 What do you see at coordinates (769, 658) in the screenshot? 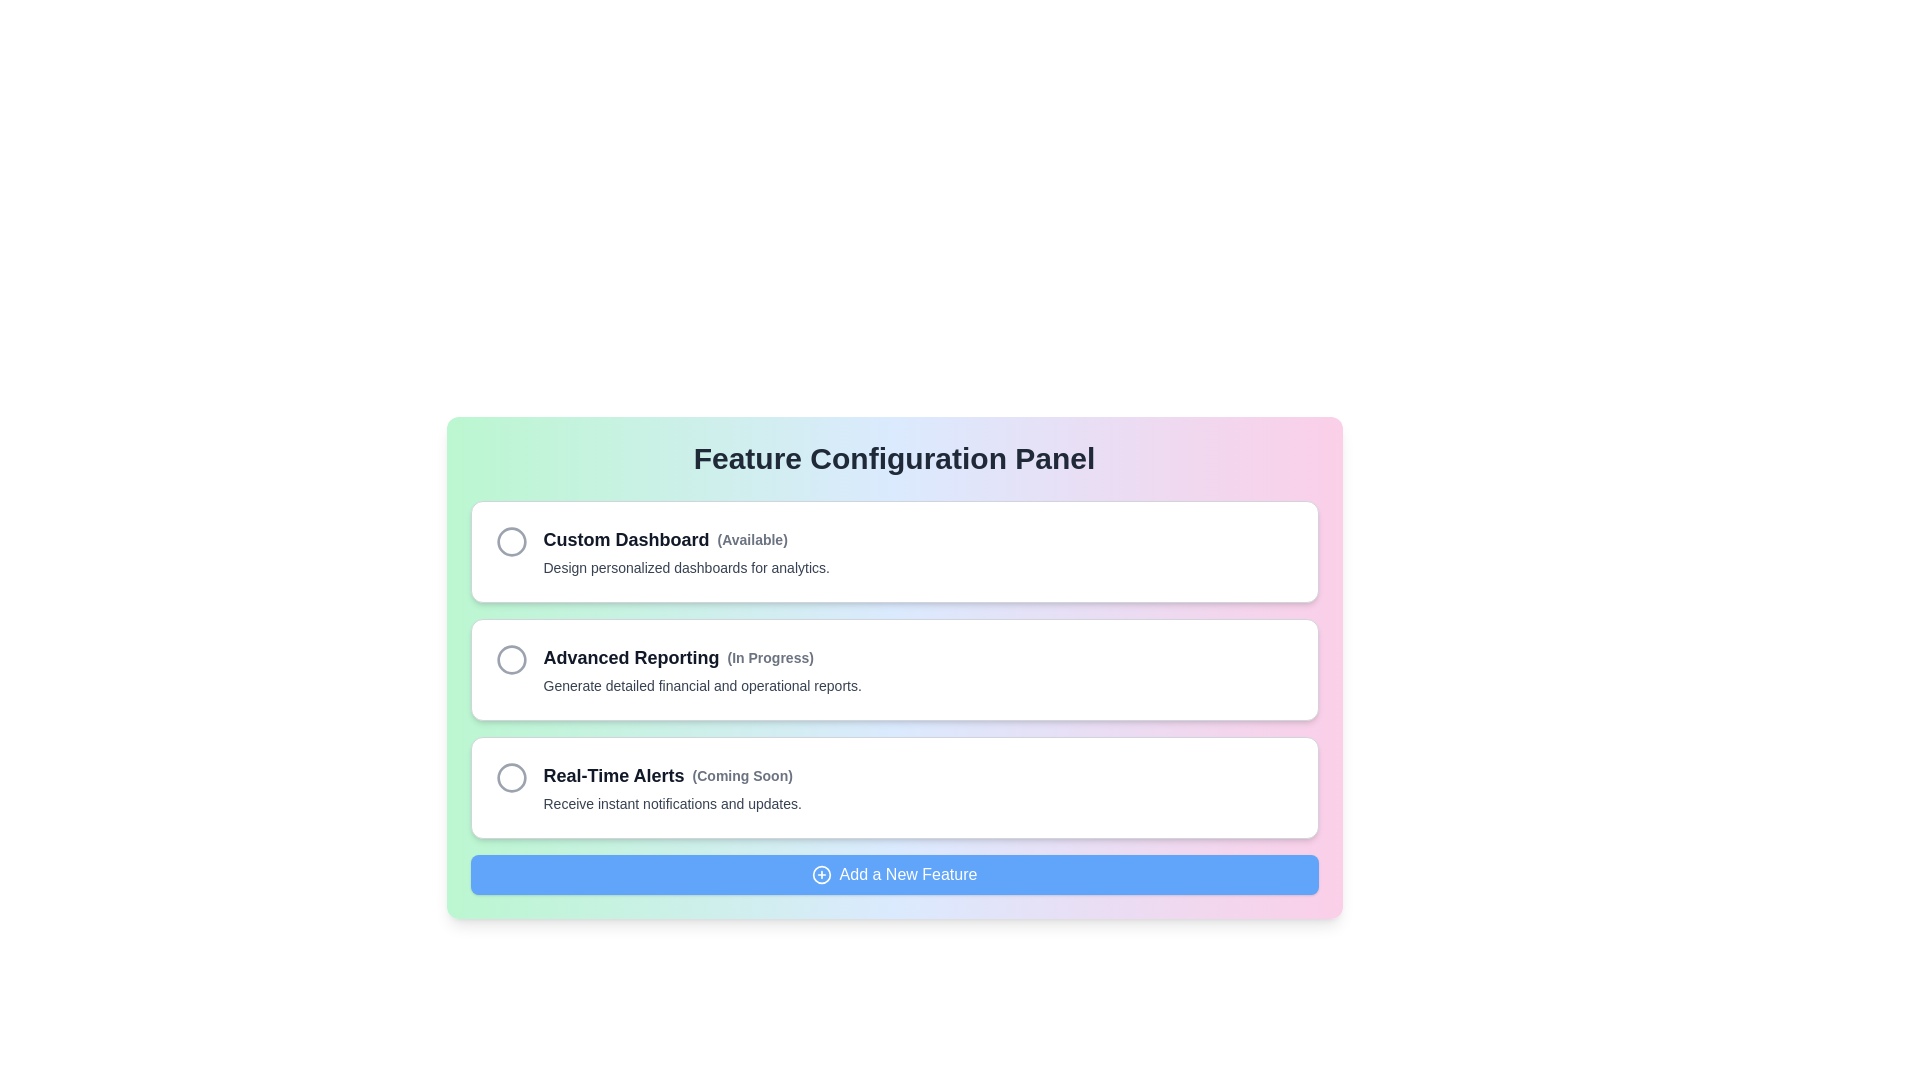
I see `the status label indicating 'In Progress' for the 'Advanced Reporting' feature, positioned to the right of the 'Advanced Reporting' text` at bounding box center [769, 658].